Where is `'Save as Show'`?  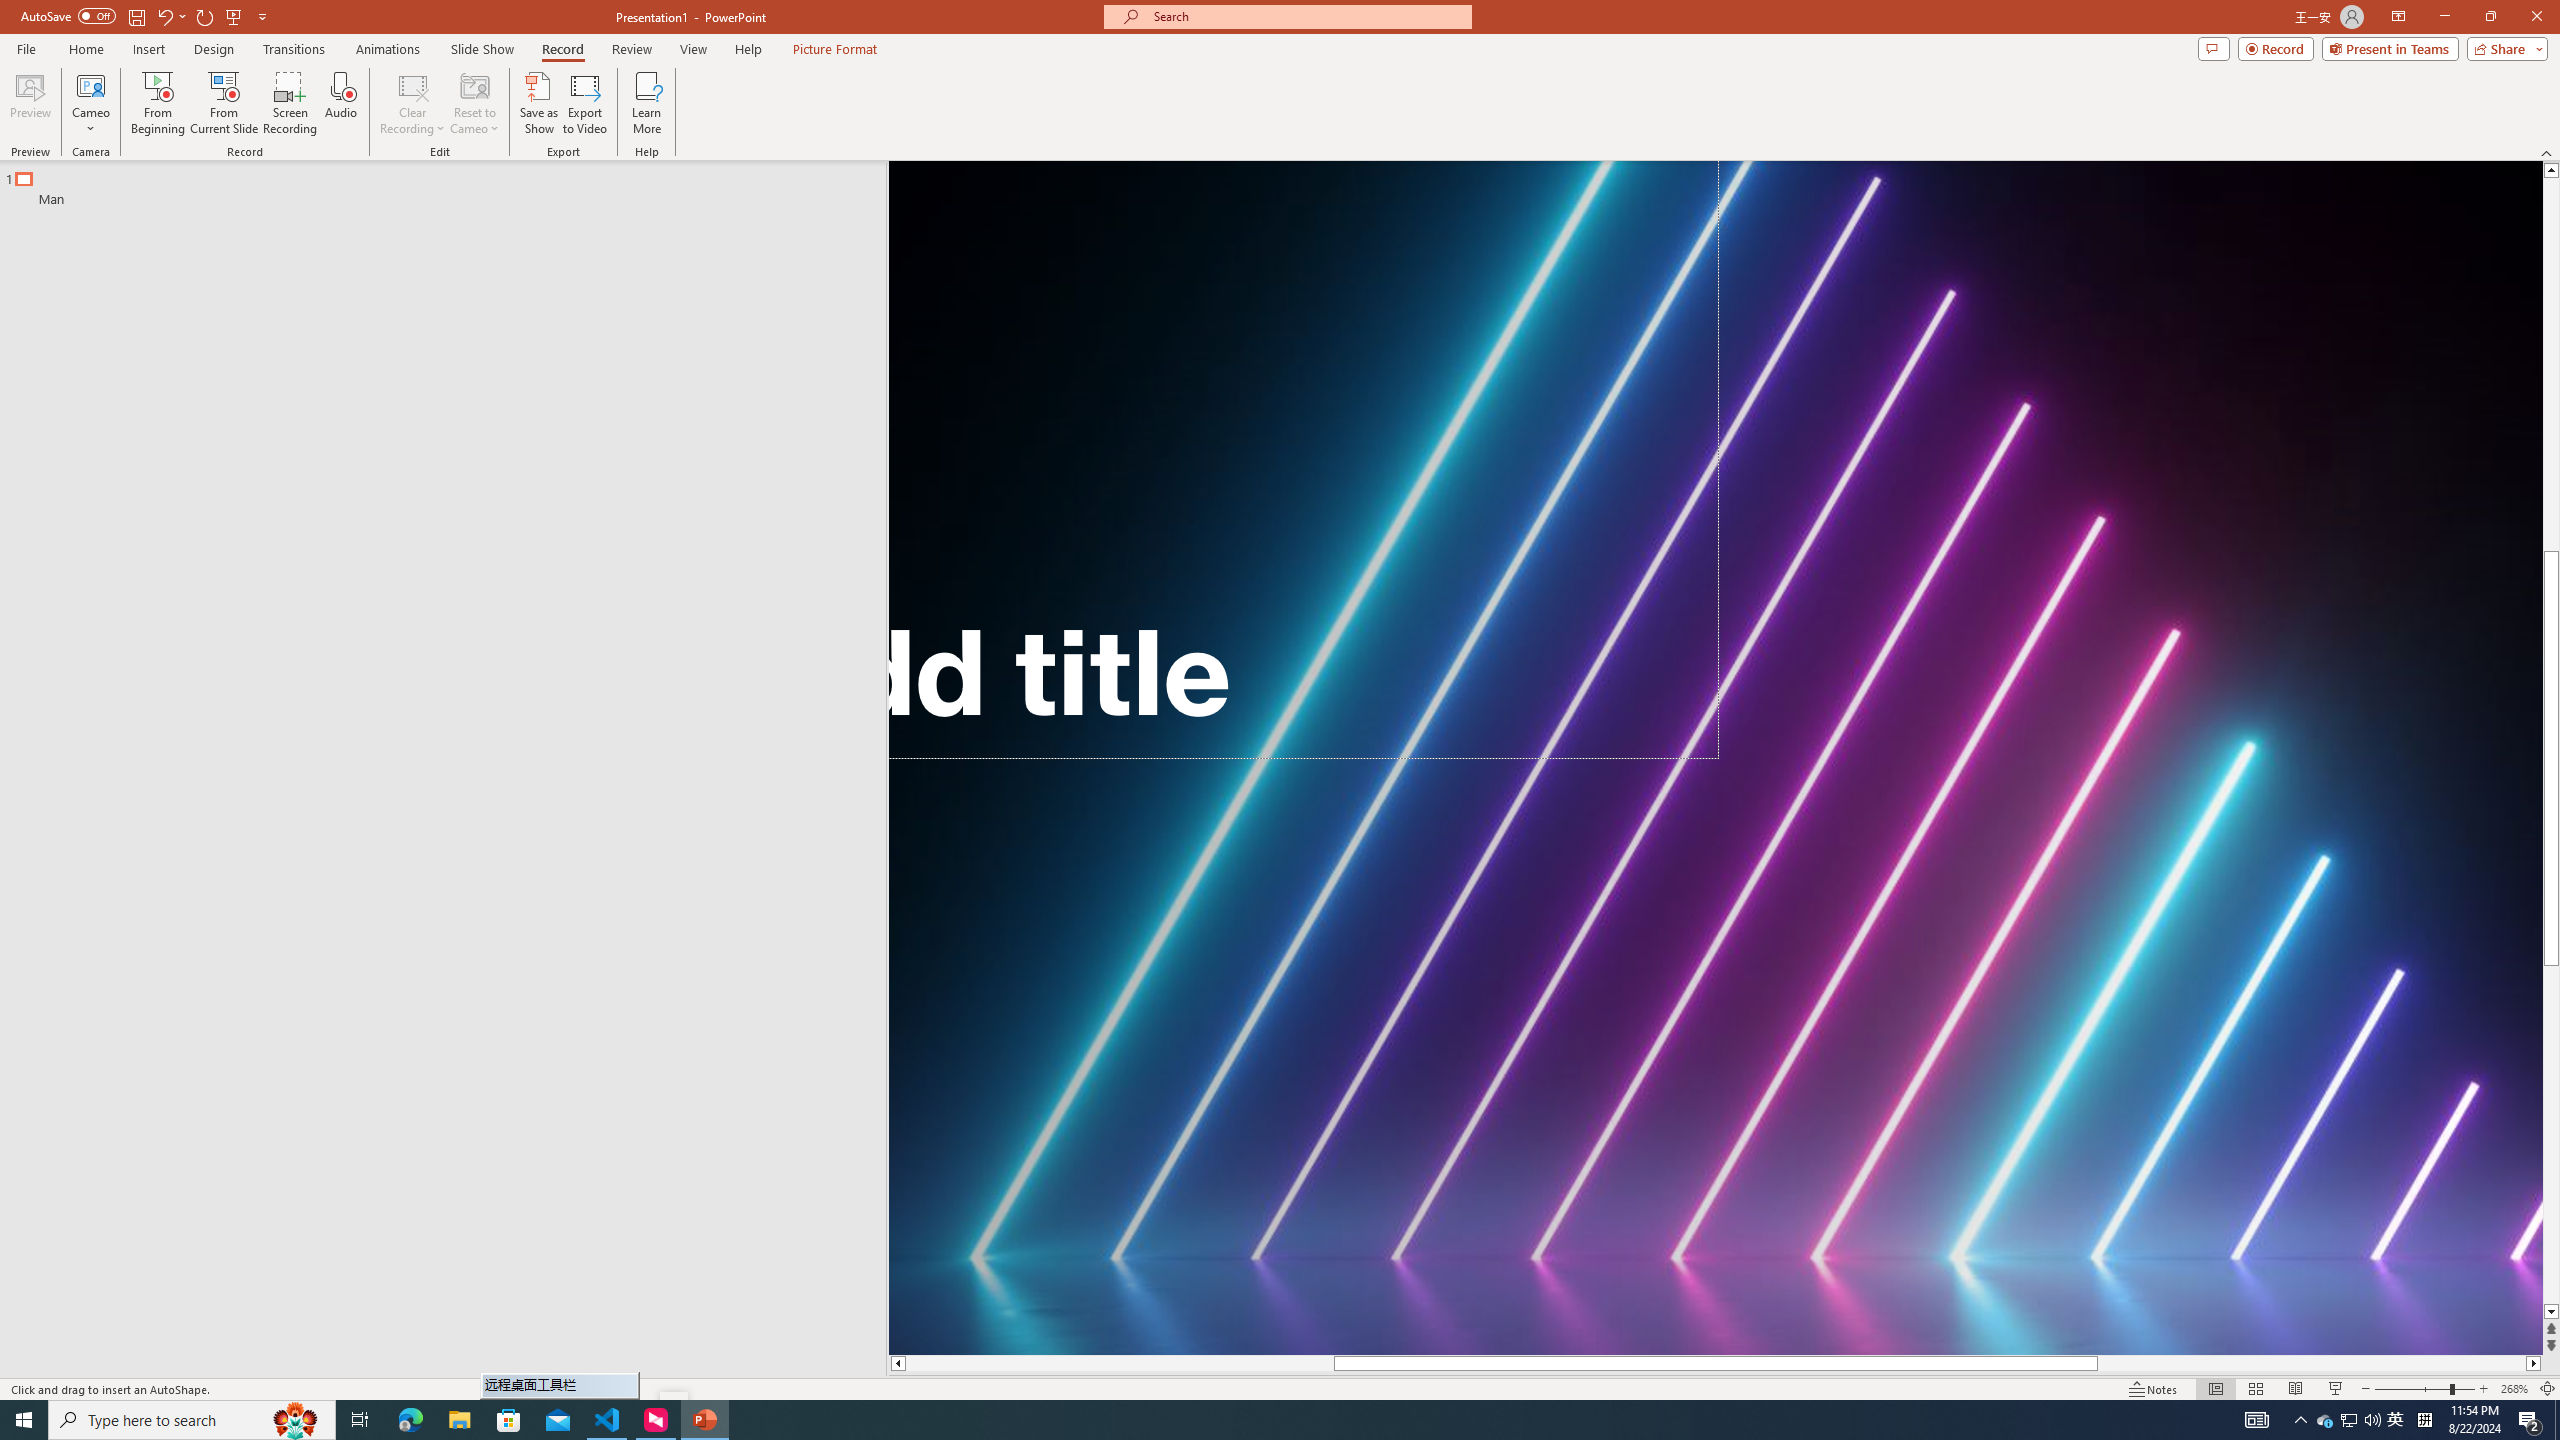
'Save as Show' is located at coordinates (538, 103).